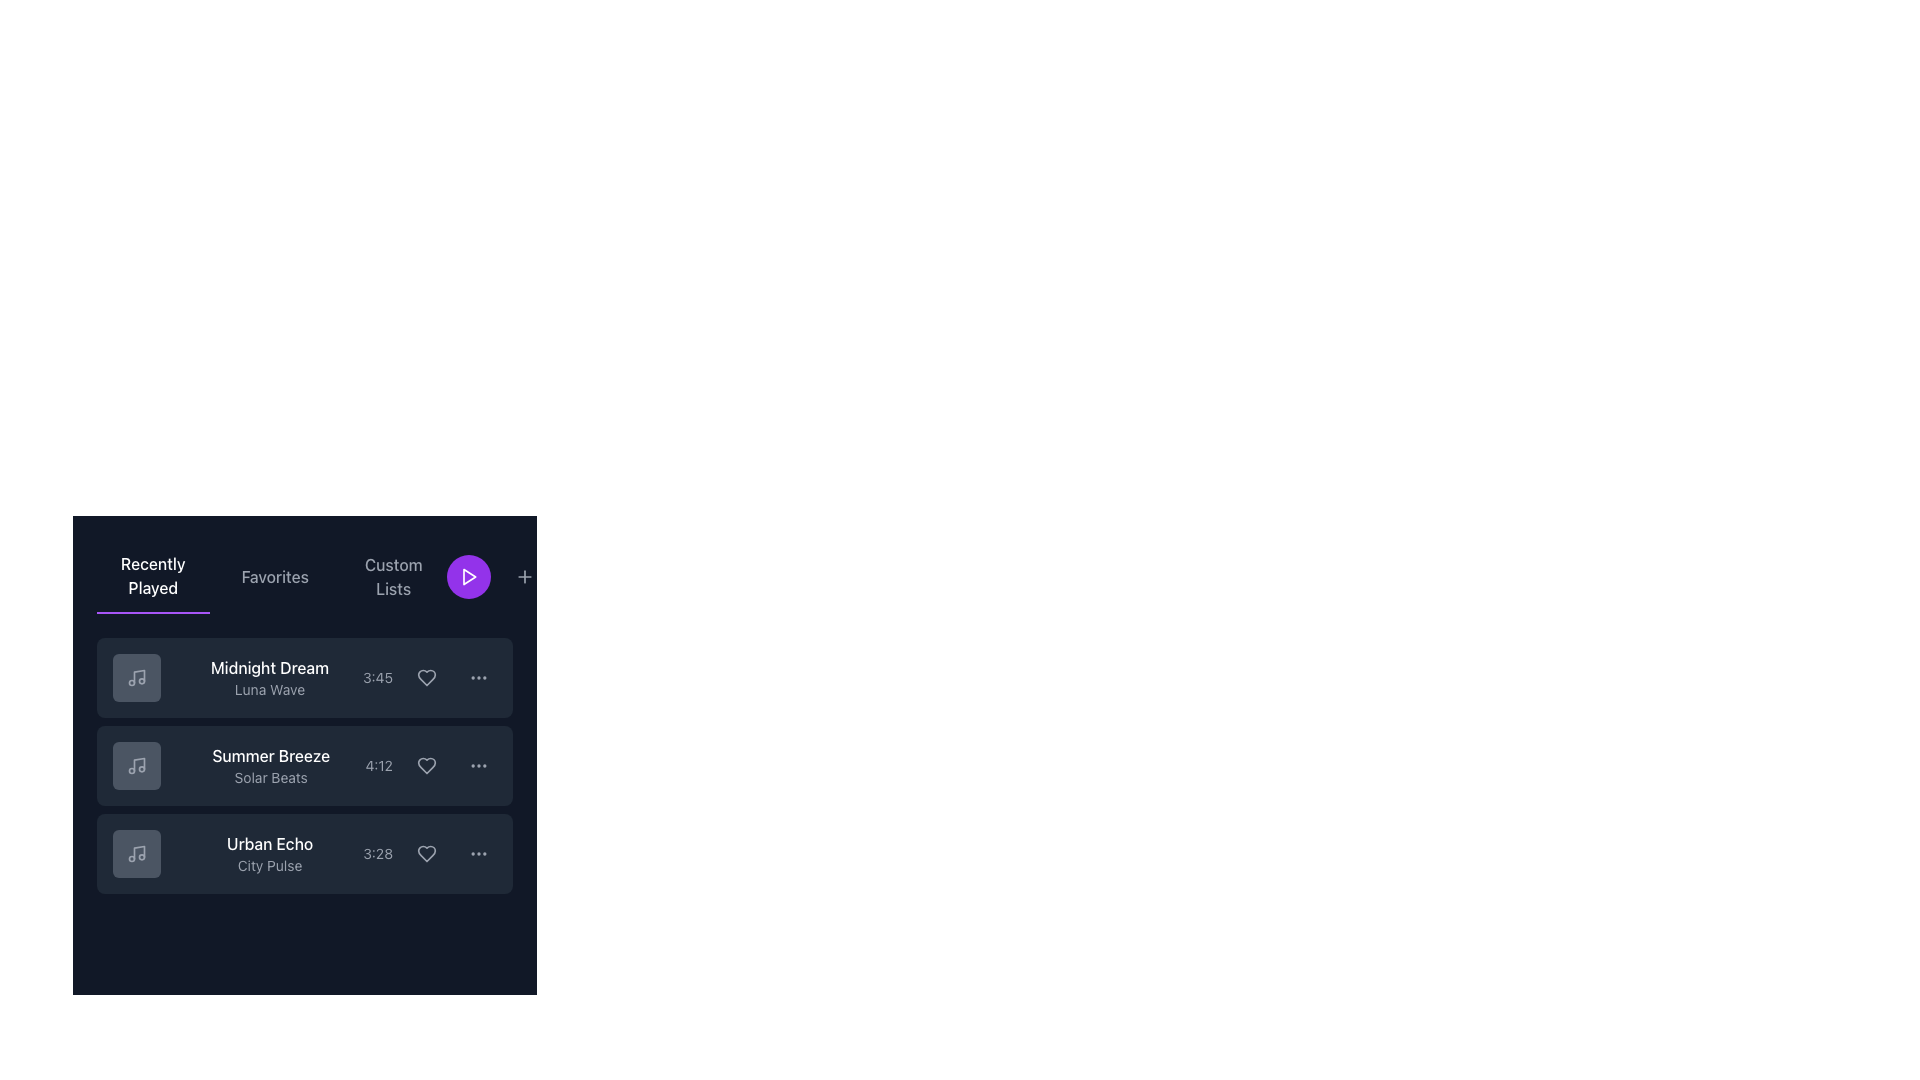  I want to click on the 'Recently Played' button, which is styled with a white font and purple underline, so click(152, 577).